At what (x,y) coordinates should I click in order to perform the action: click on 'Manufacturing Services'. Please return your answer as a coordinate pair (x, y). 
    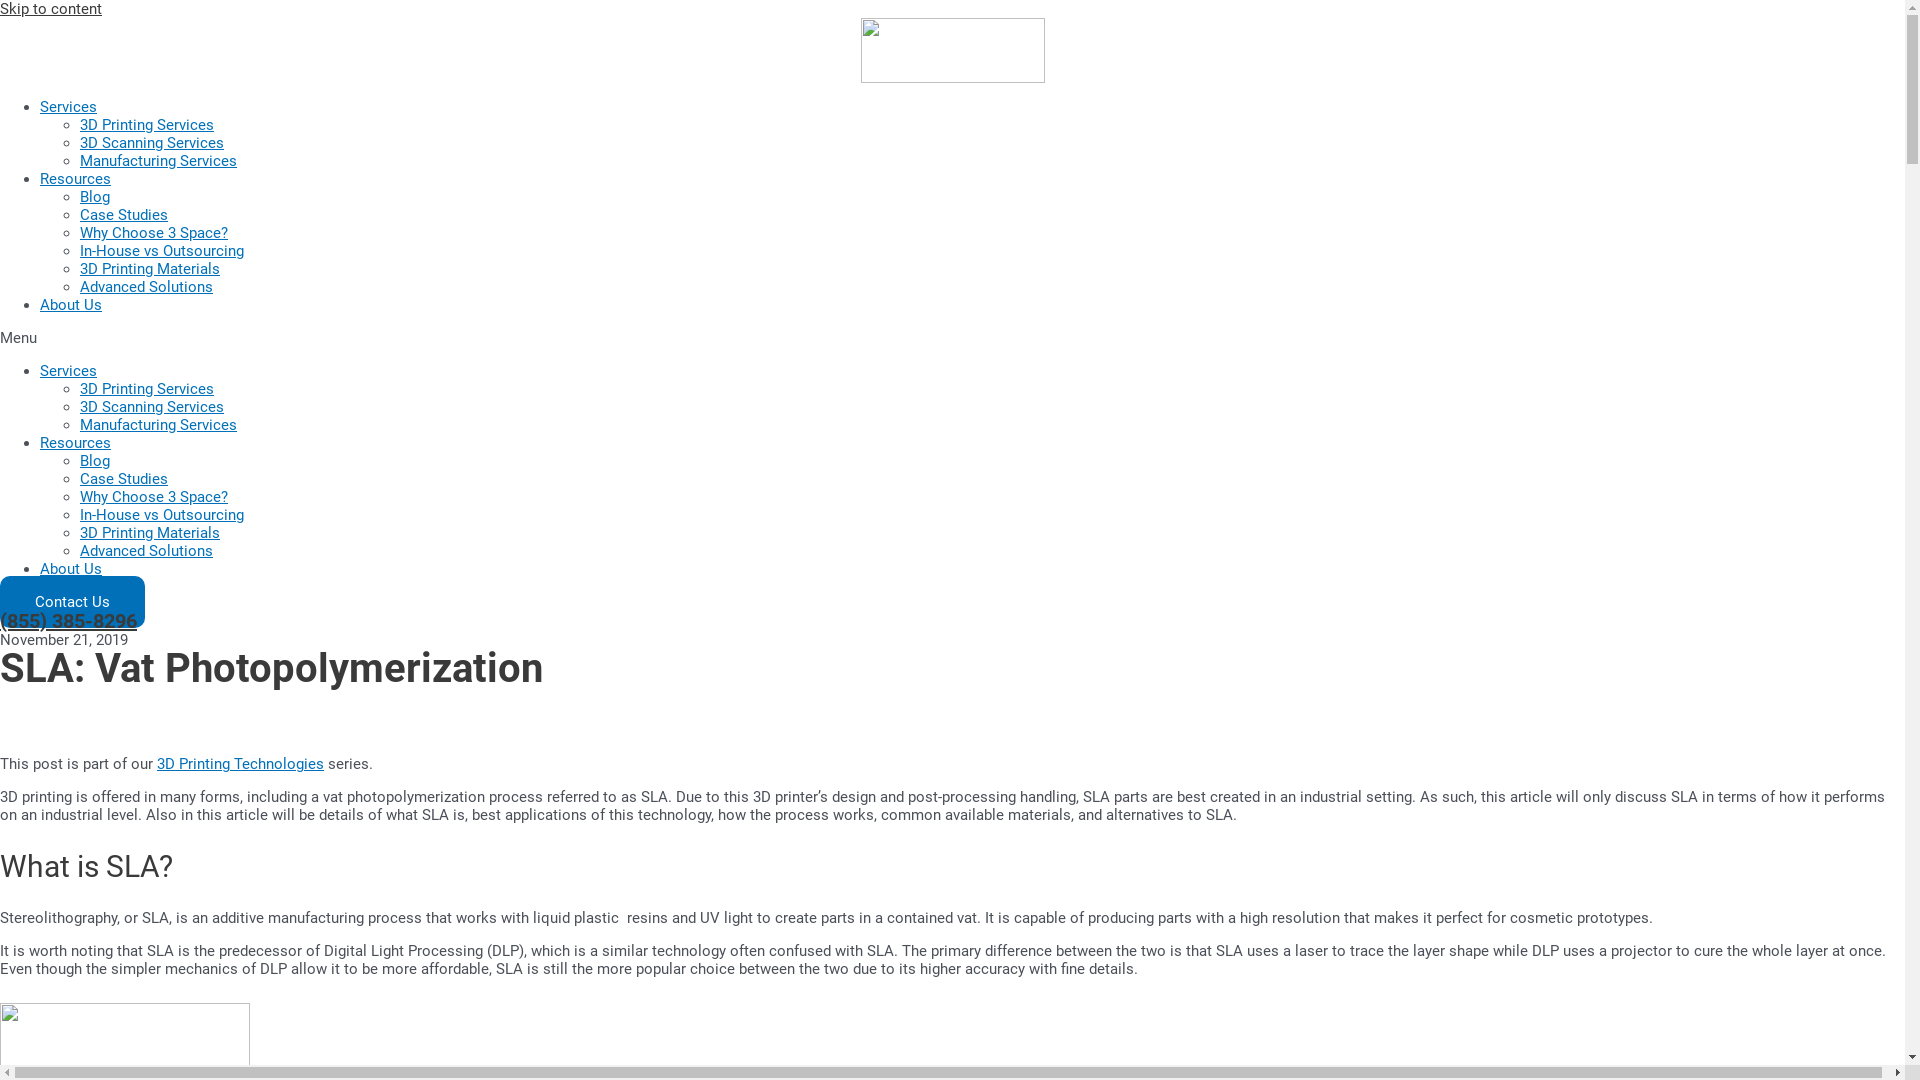
    Looking at the image, I should click on (80, 423).